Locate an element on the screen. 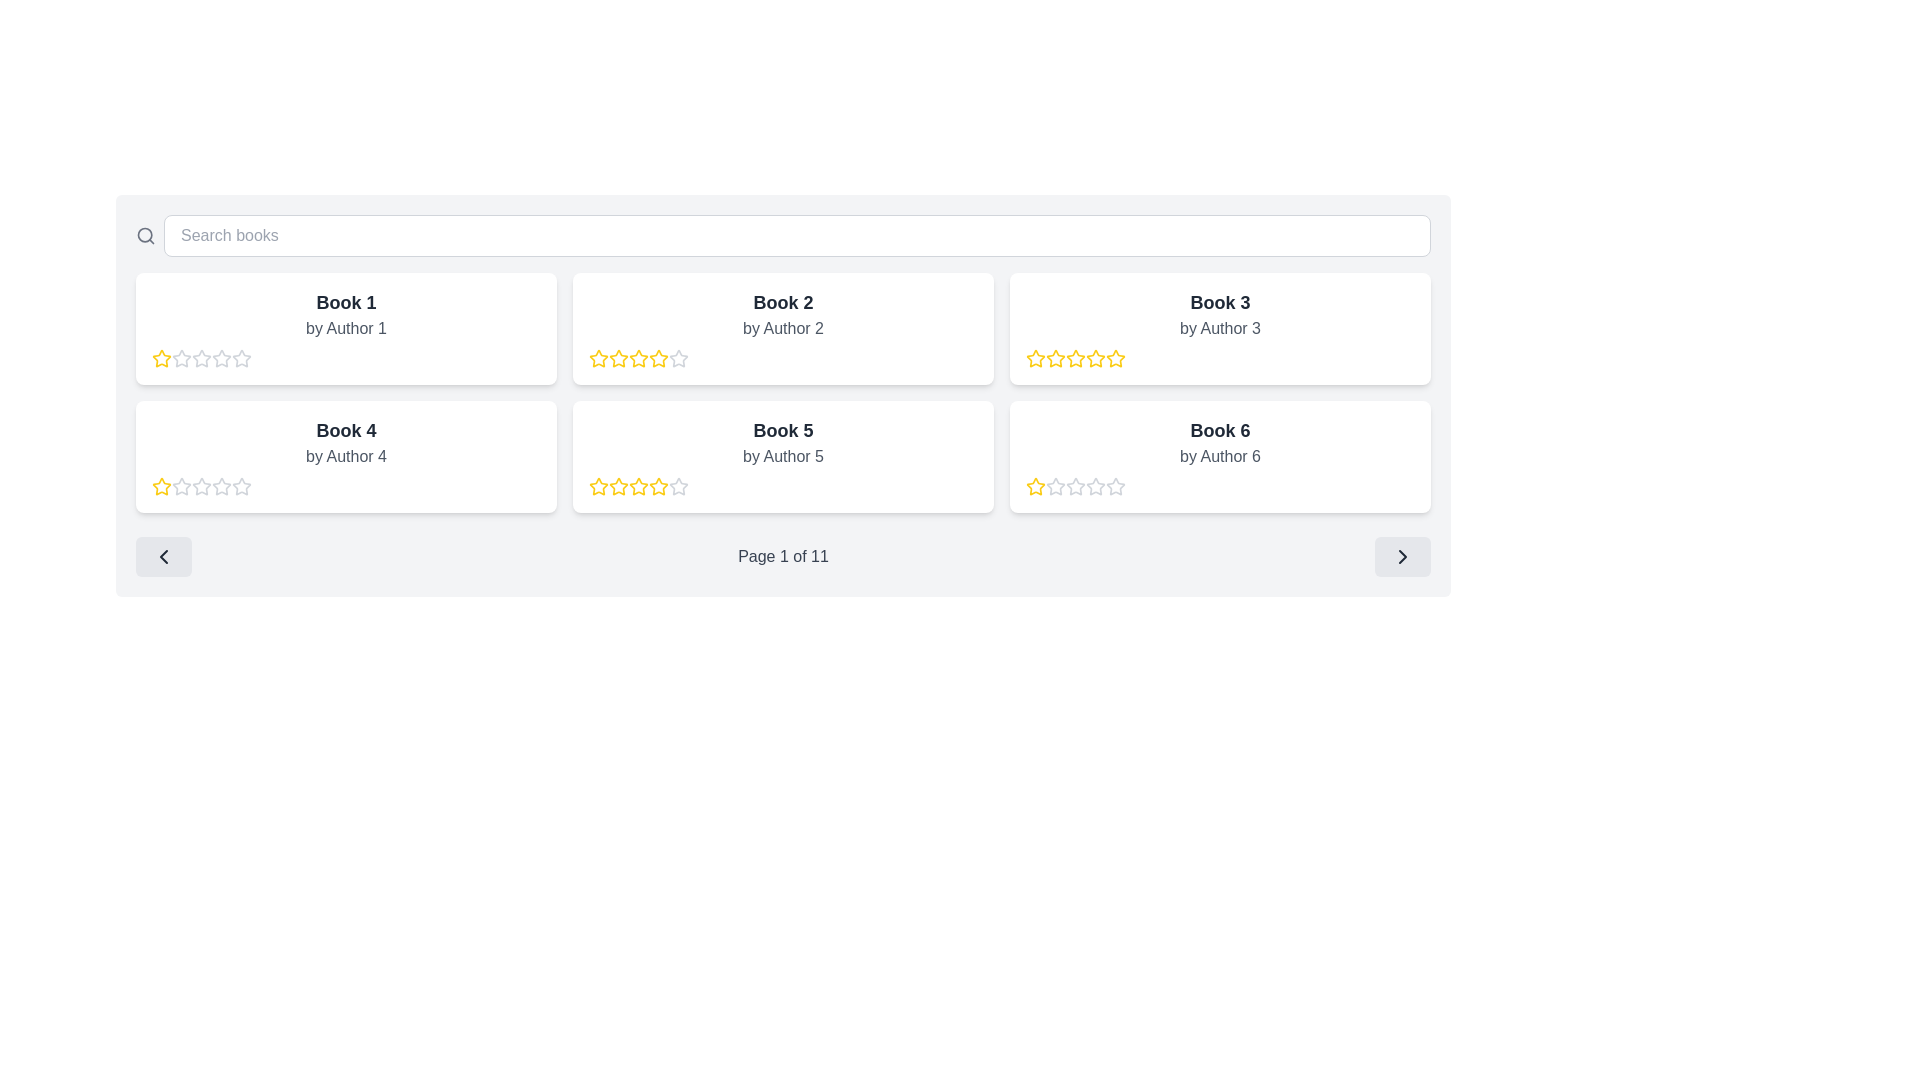 The image size is (1920, 1080). the third star icon in the 5-star rating component under the book titled 'Book 2' is located at coordinates (678, 357).